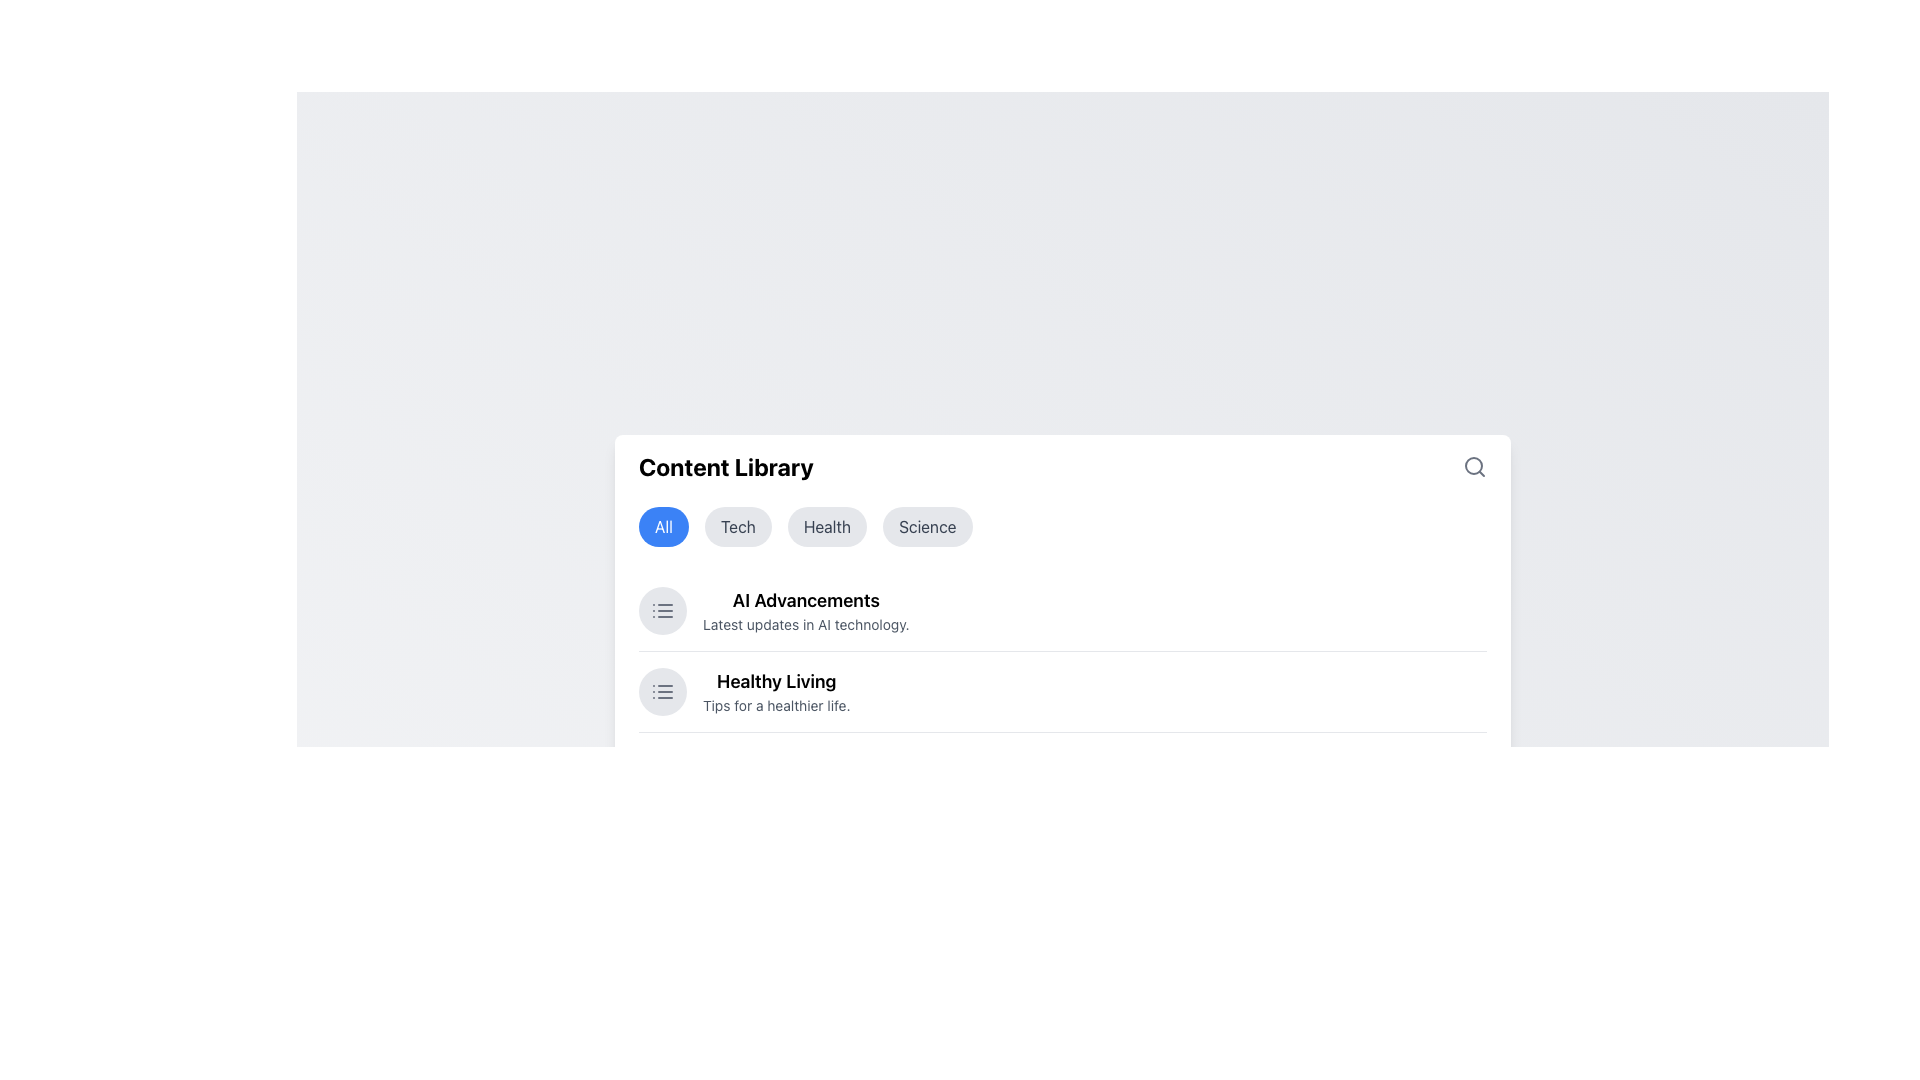 The image size is (1920, 1080). What do you see at coordinates (827, 526) in the screenshot?
I see `the 'Health' category button, which is the third button from the left in a horizontal group of category buttons, to filter content related to health` at bounding box center [827, 526].